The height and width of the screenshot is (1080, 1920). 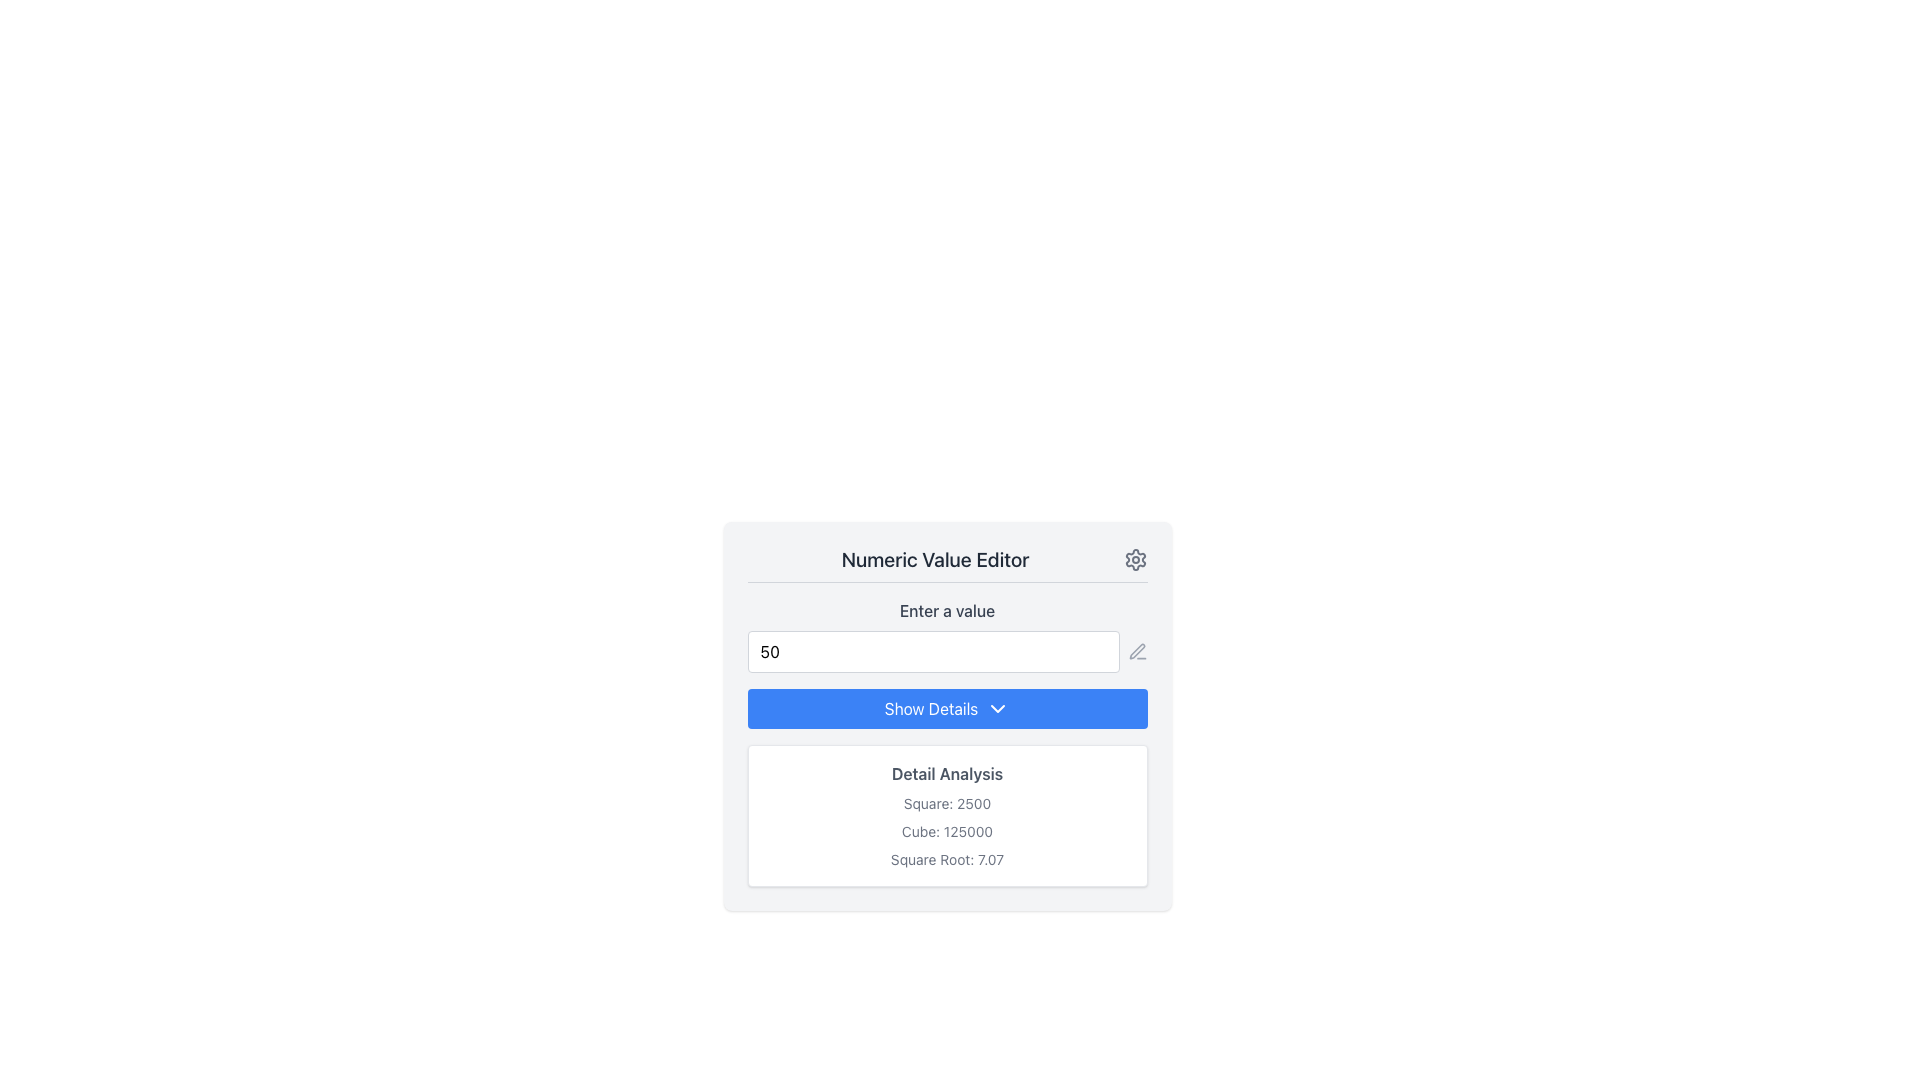 I want to click on text displayed in the text label that presents the square root value of a given number, located in the third position under 'Detail Analysis', so click(x=946, y=859).